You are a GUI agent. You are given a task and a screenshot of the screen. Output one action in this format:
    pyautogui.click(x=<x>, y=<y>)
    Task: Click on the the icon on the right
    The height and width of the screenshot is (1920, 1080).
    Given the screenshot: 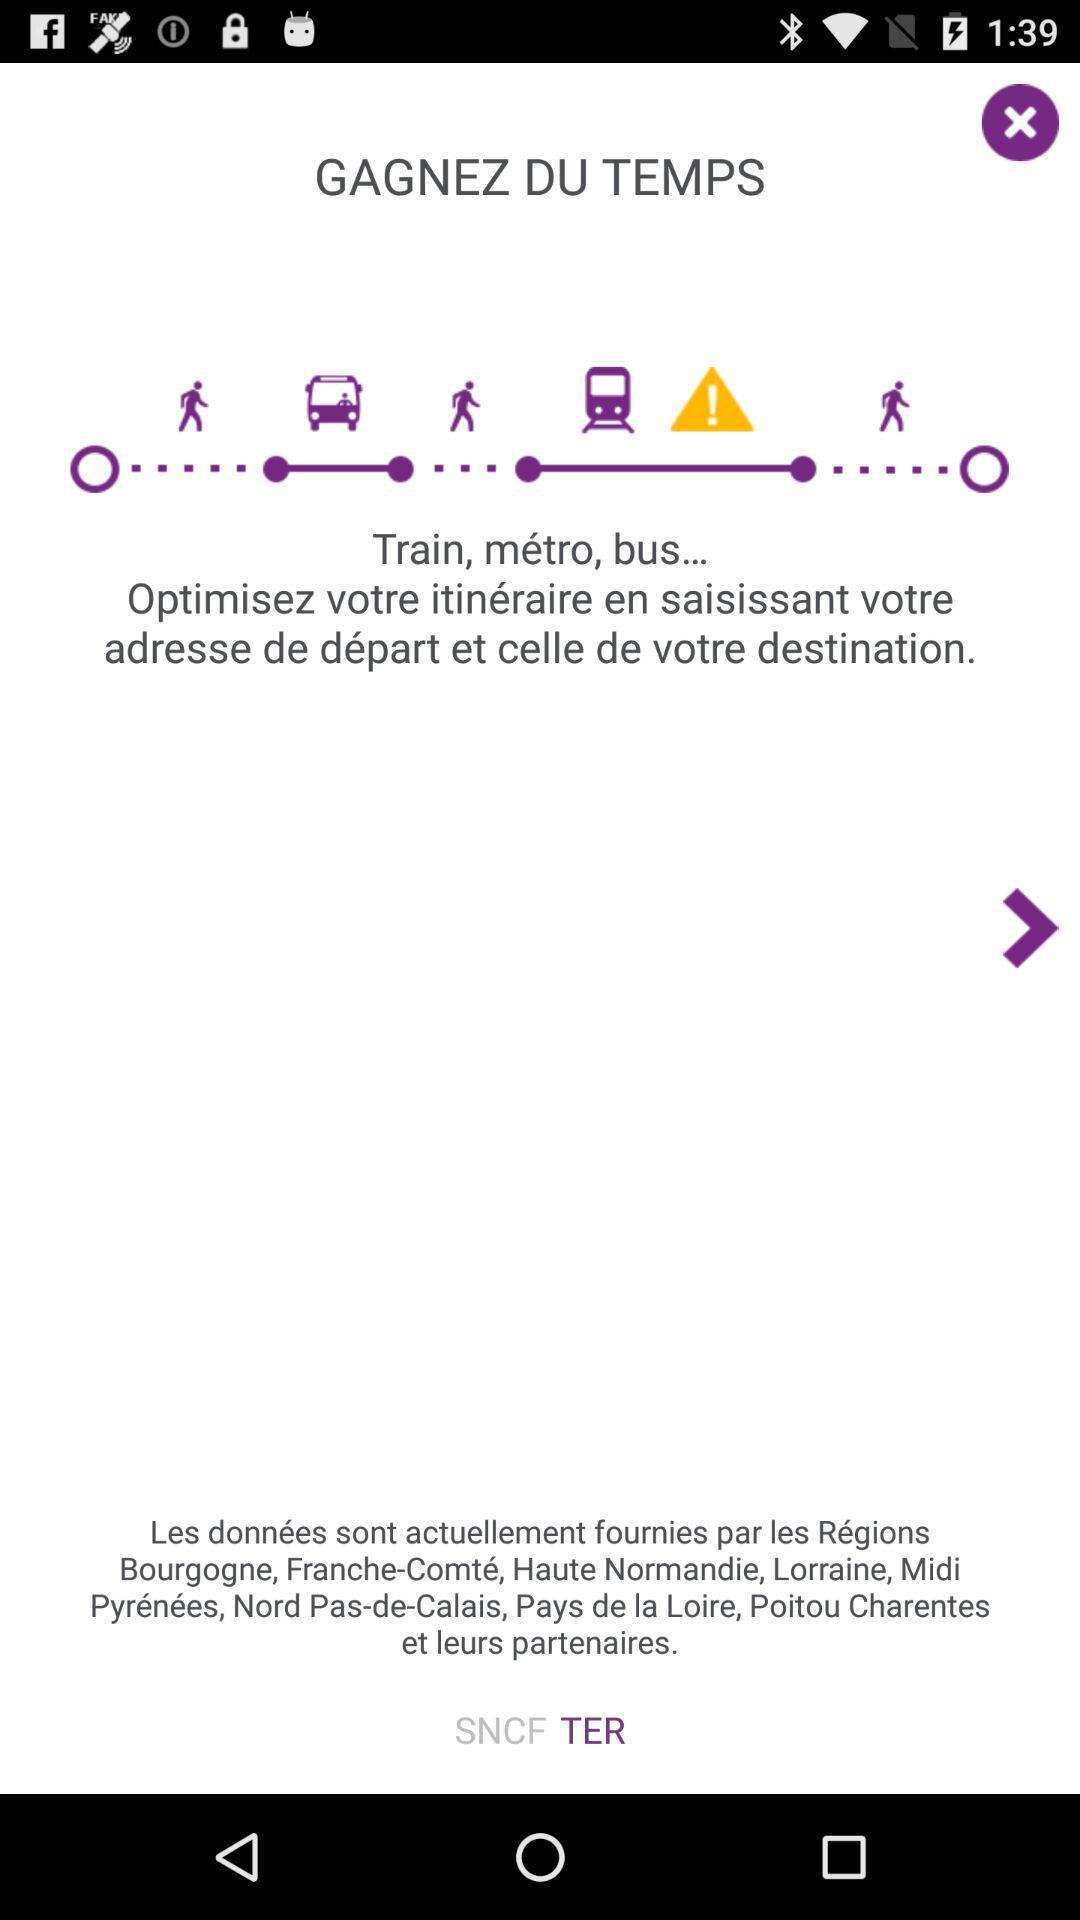 What is the action you would take?
    pyautogui.click(x=1040, y=927)
    